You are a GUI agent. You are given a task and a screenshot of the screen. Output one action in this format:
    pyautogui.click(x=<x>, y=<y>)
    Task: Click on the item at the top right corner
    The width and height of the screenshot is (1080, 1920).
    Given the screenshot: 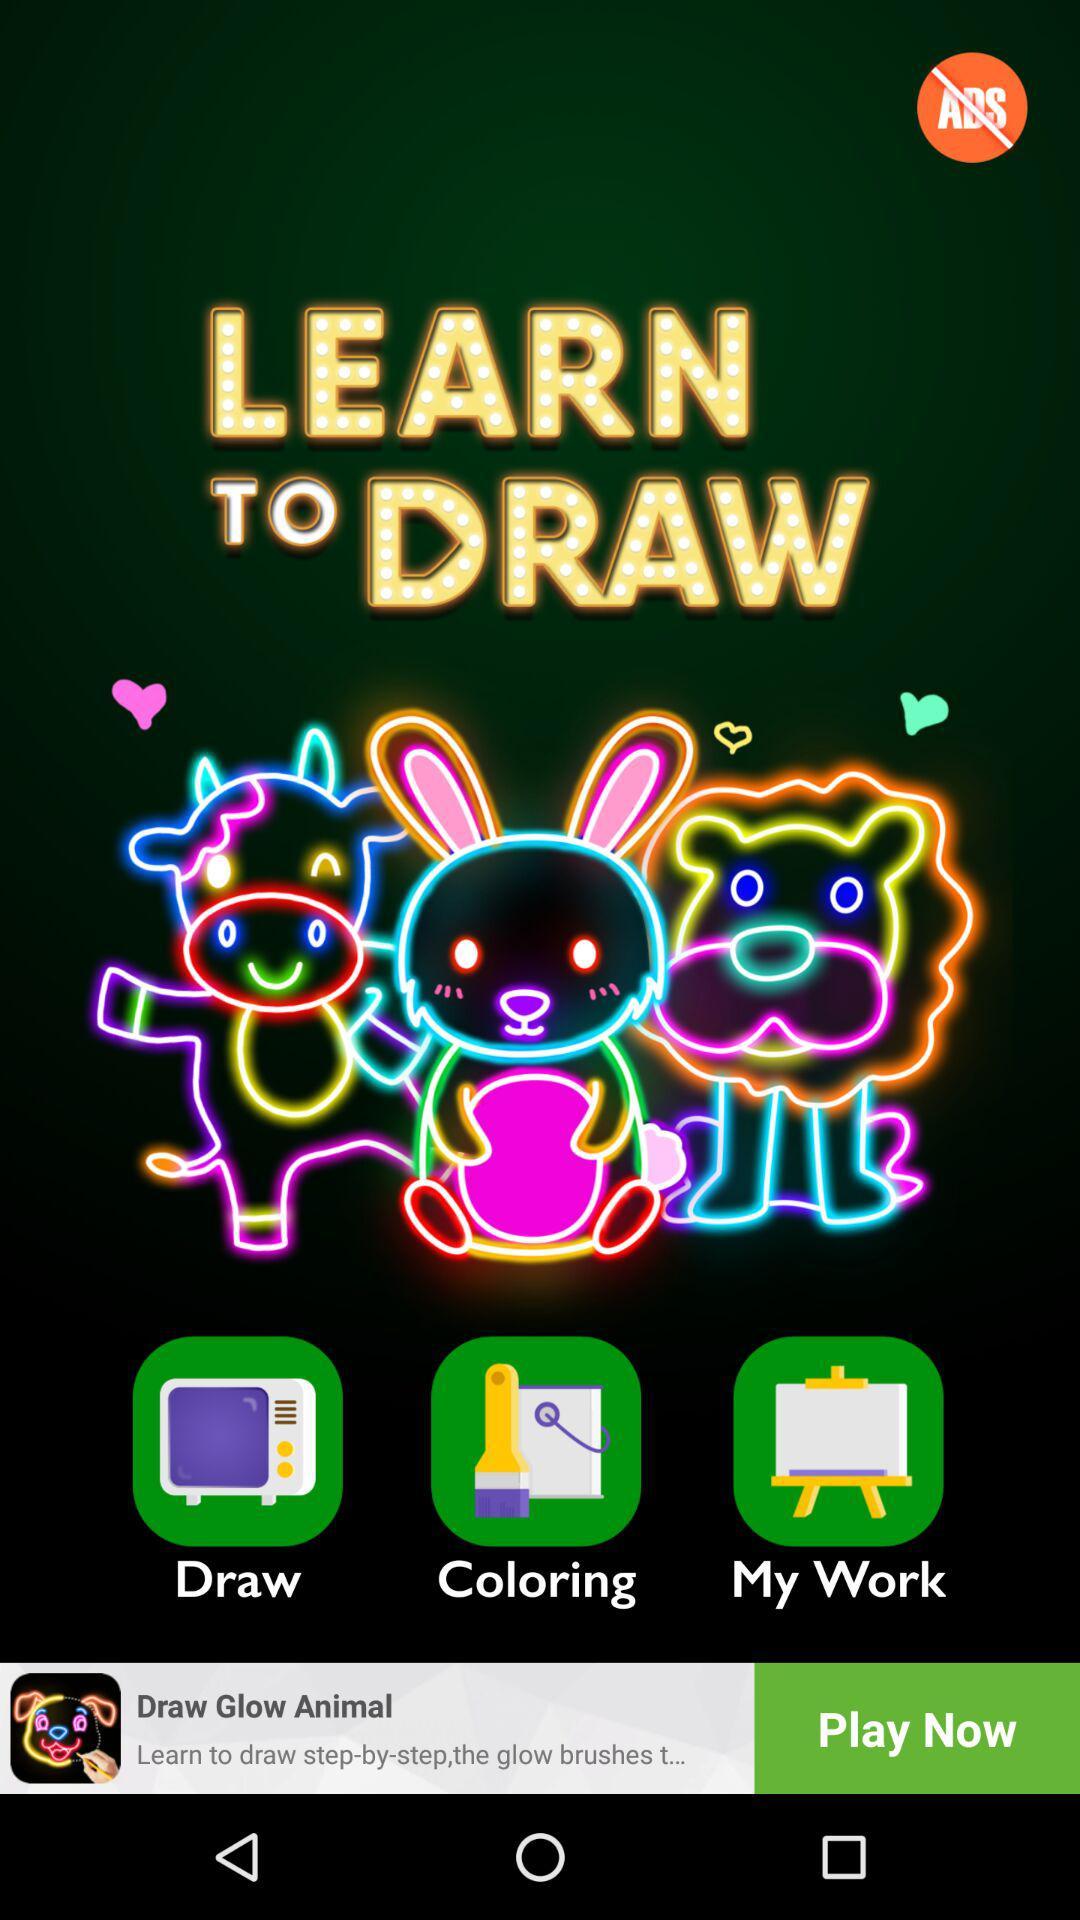 What is the action you would take?
    pyautogui.click(x=971, y=106)
    